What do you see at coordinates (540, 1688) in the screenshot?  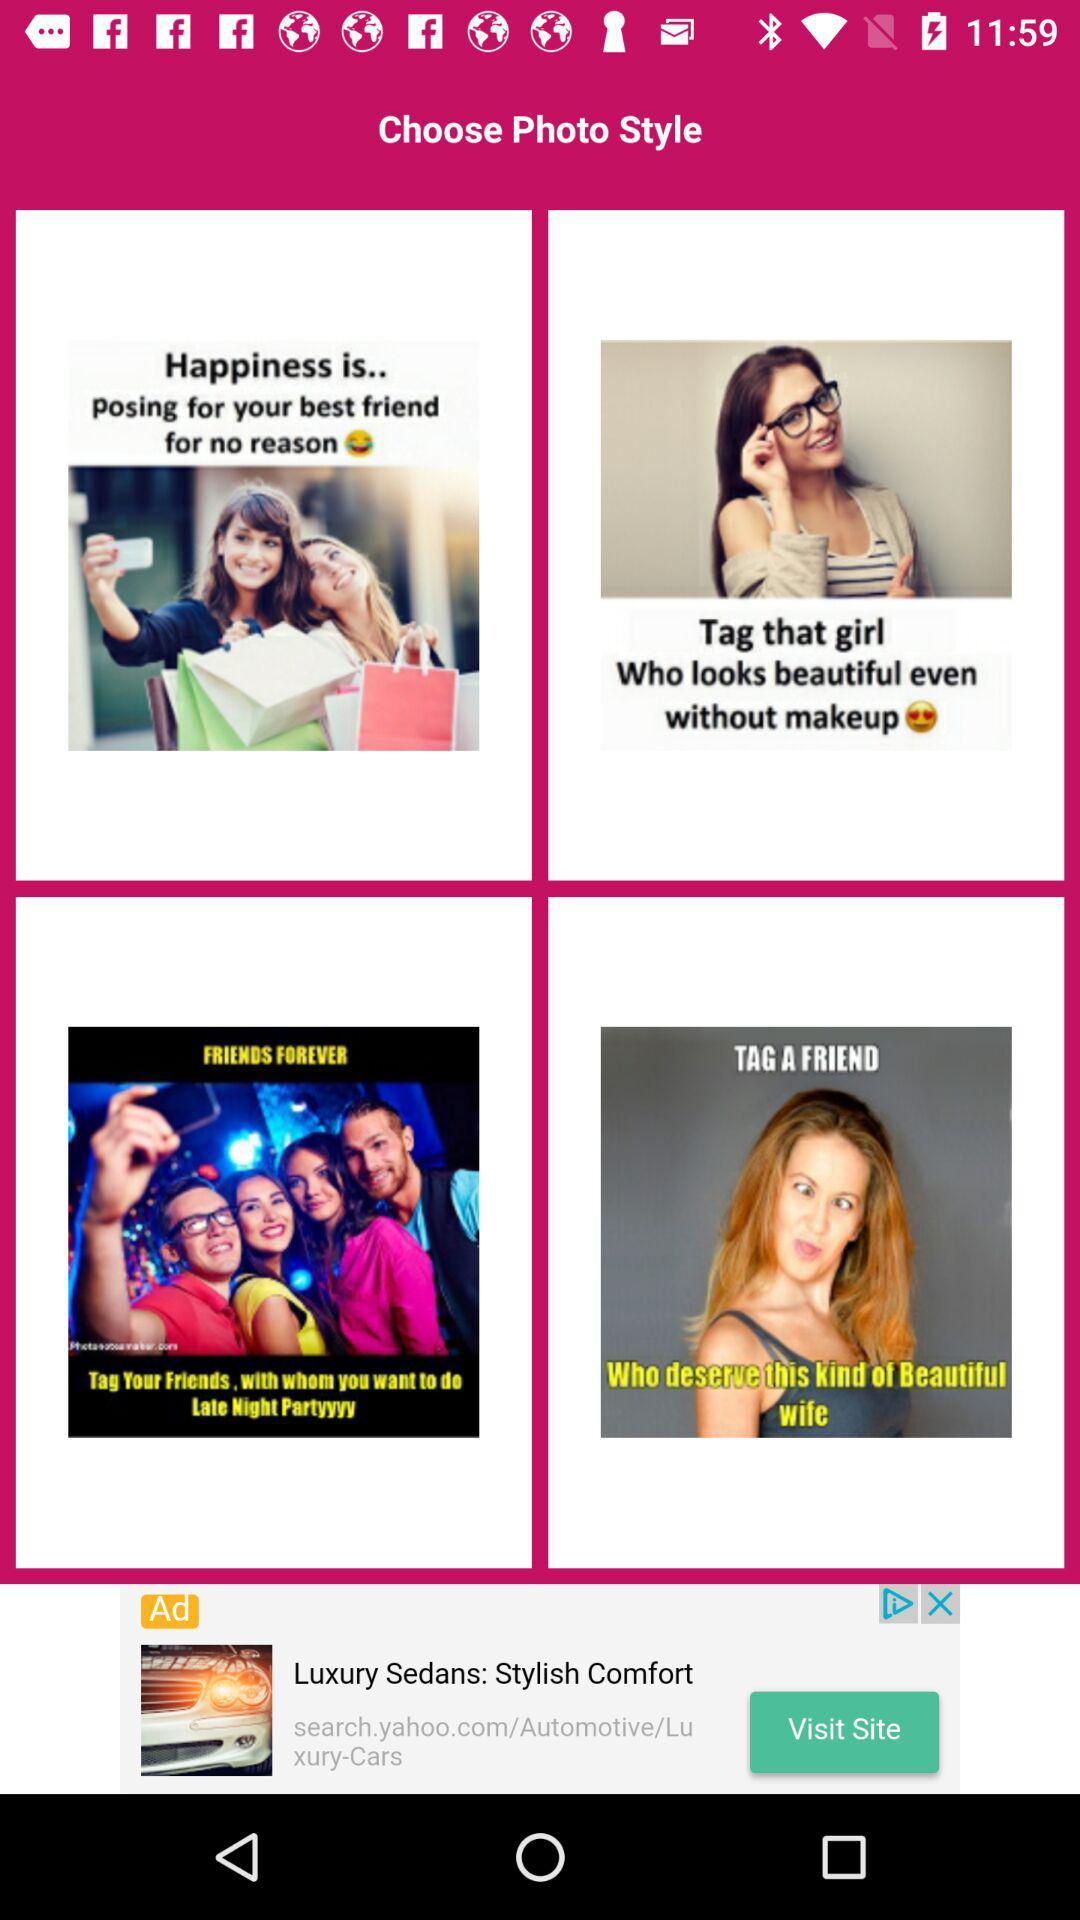 I see `advertisement` at bounding box center [540, 1688].